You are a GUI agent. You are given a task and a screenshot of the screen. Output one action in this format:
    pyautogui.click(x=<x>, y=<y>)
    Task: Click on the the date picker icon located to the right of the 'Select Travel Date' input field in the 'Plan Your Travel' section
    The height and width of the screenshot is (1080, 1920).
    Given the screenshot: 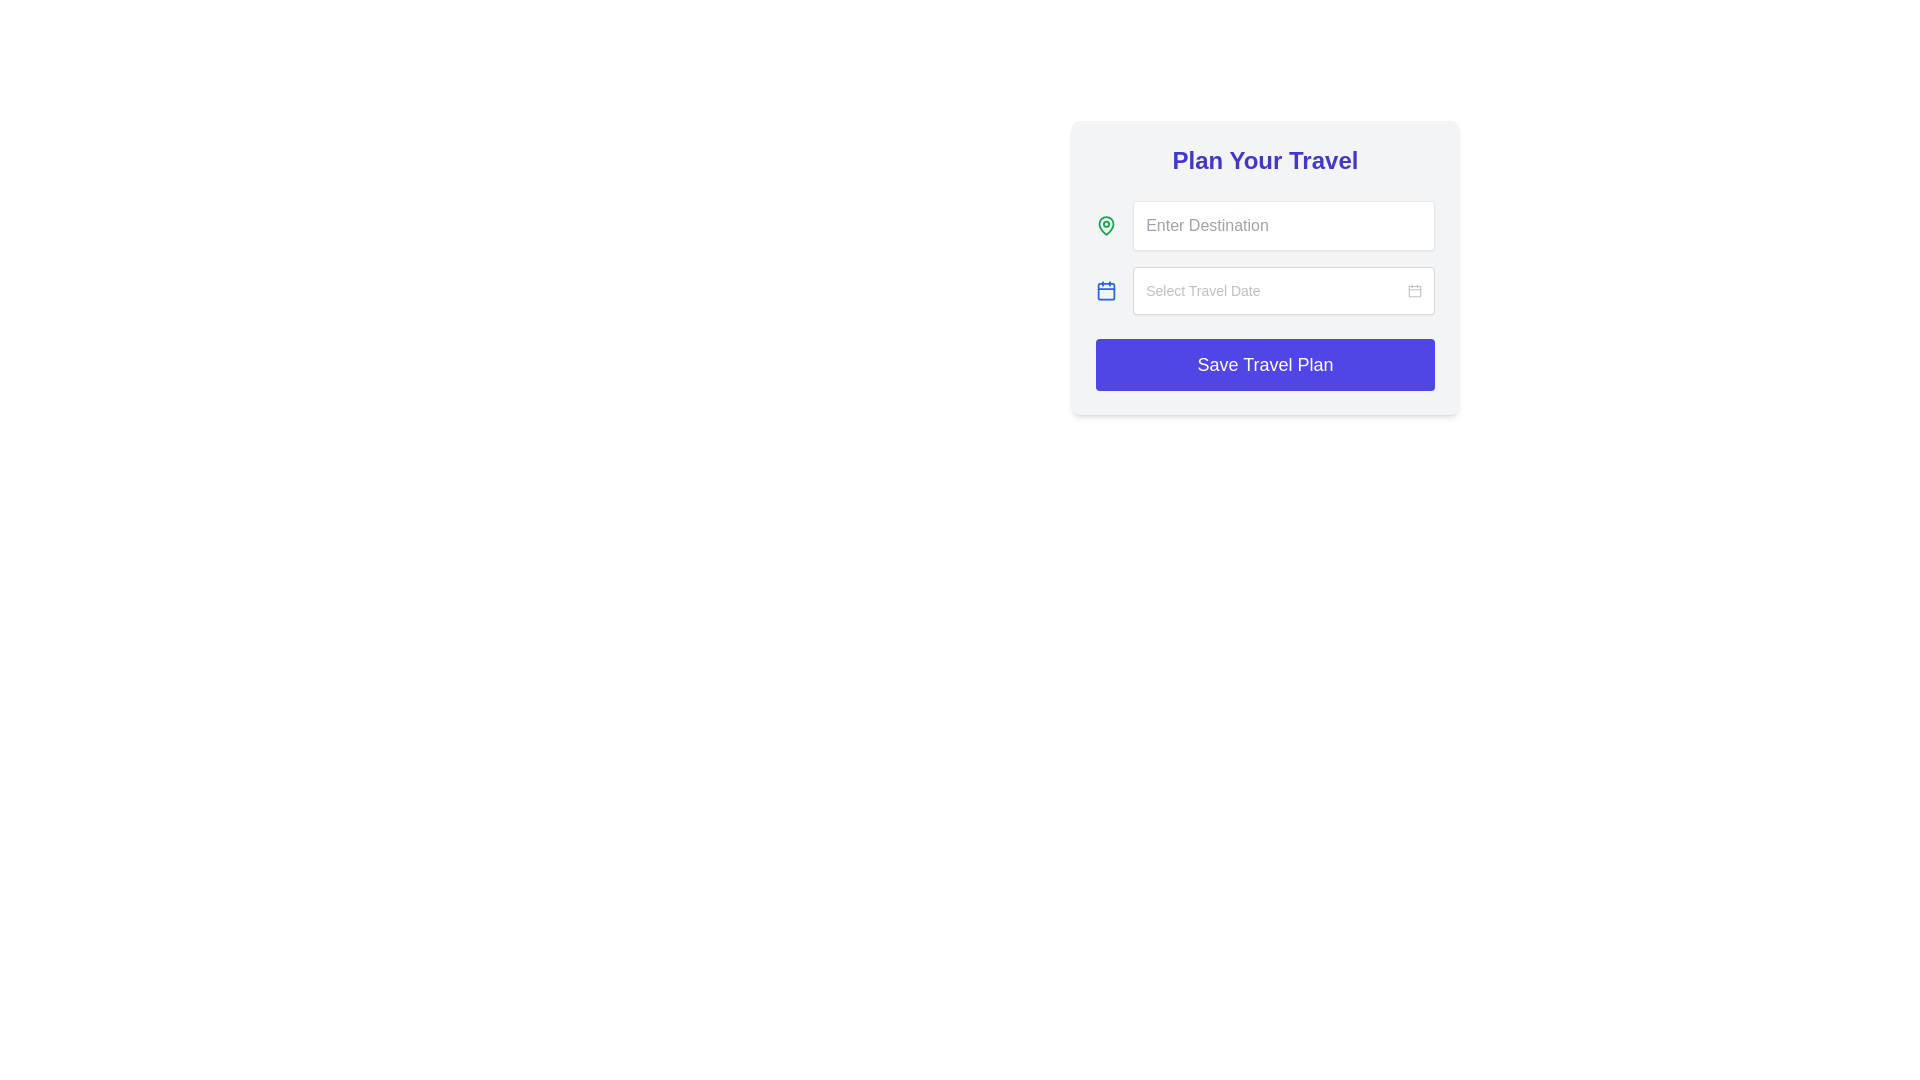 What is the action you would take?
    pyautogui.click(x=1414, y=290)
    